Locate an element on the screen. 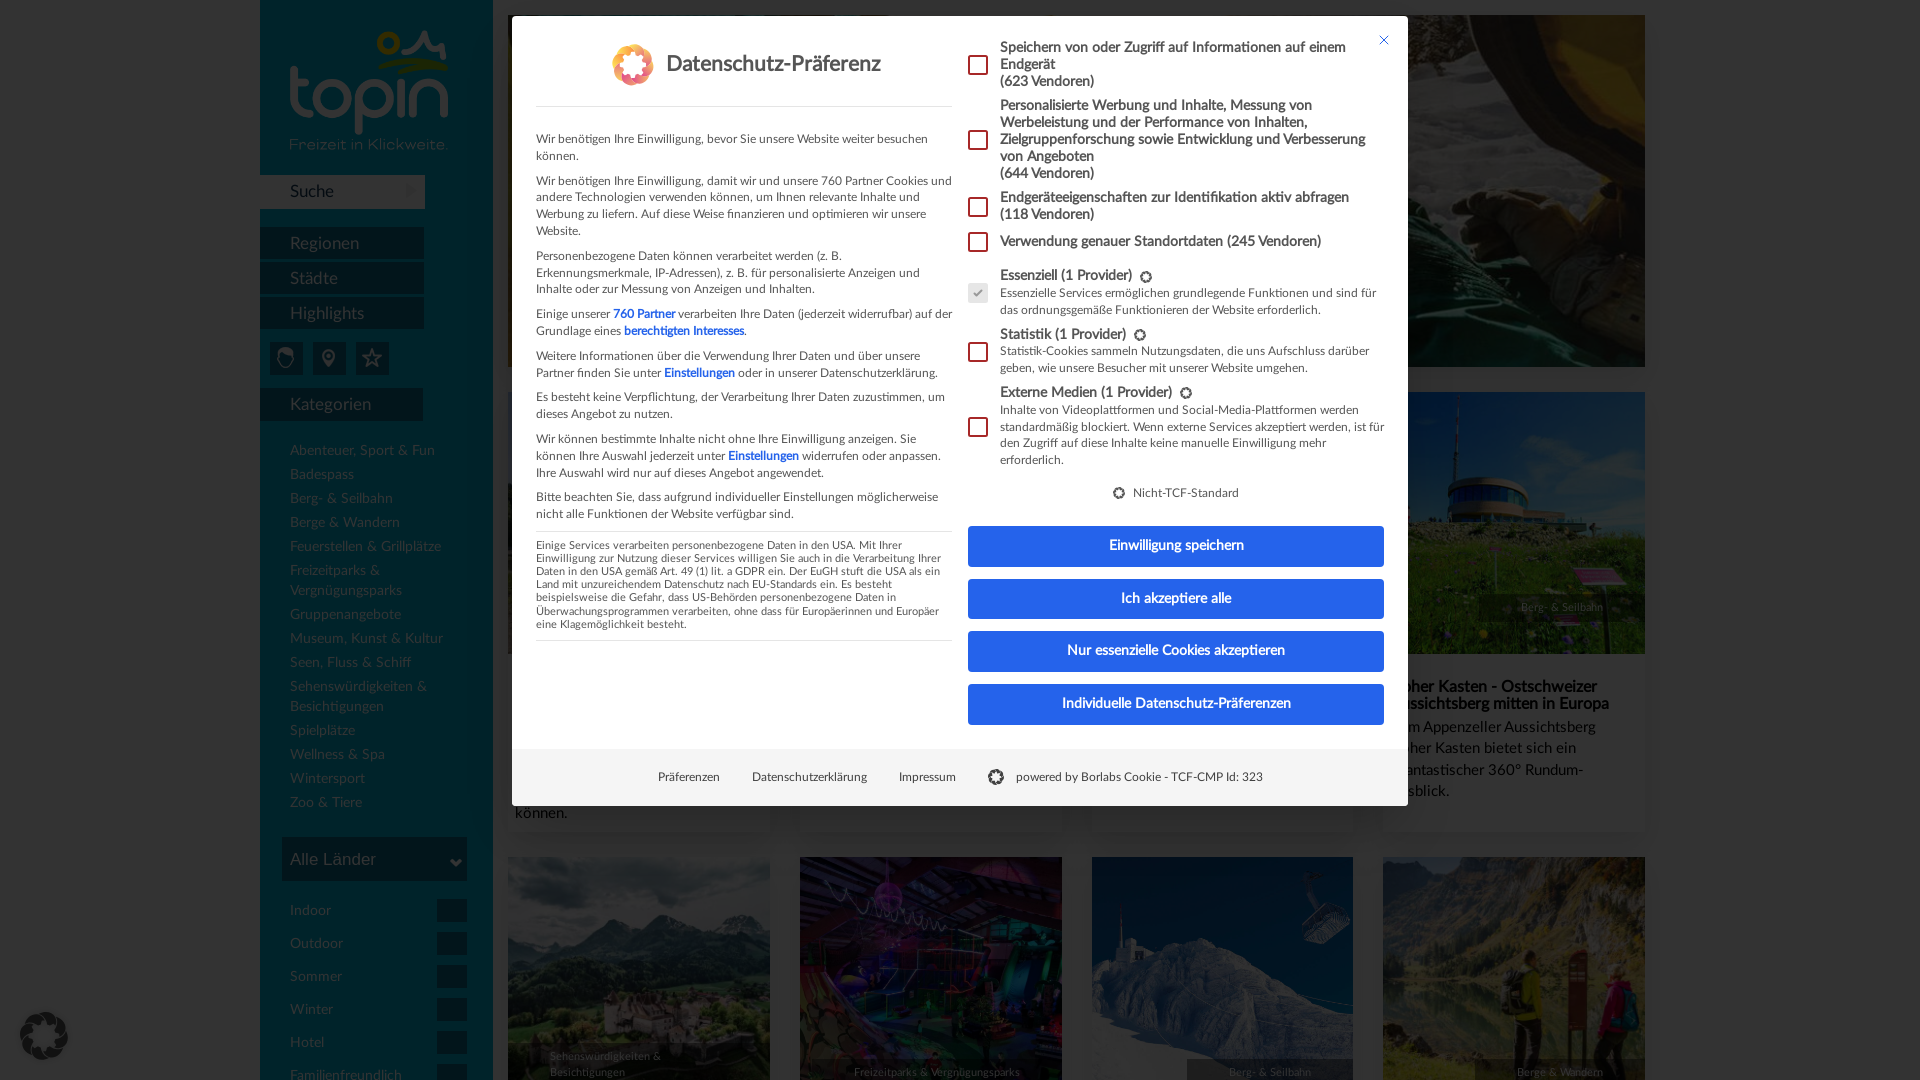 The image size is (1920, 1080). 'Wintersport' is located at coordinates (288, 779).